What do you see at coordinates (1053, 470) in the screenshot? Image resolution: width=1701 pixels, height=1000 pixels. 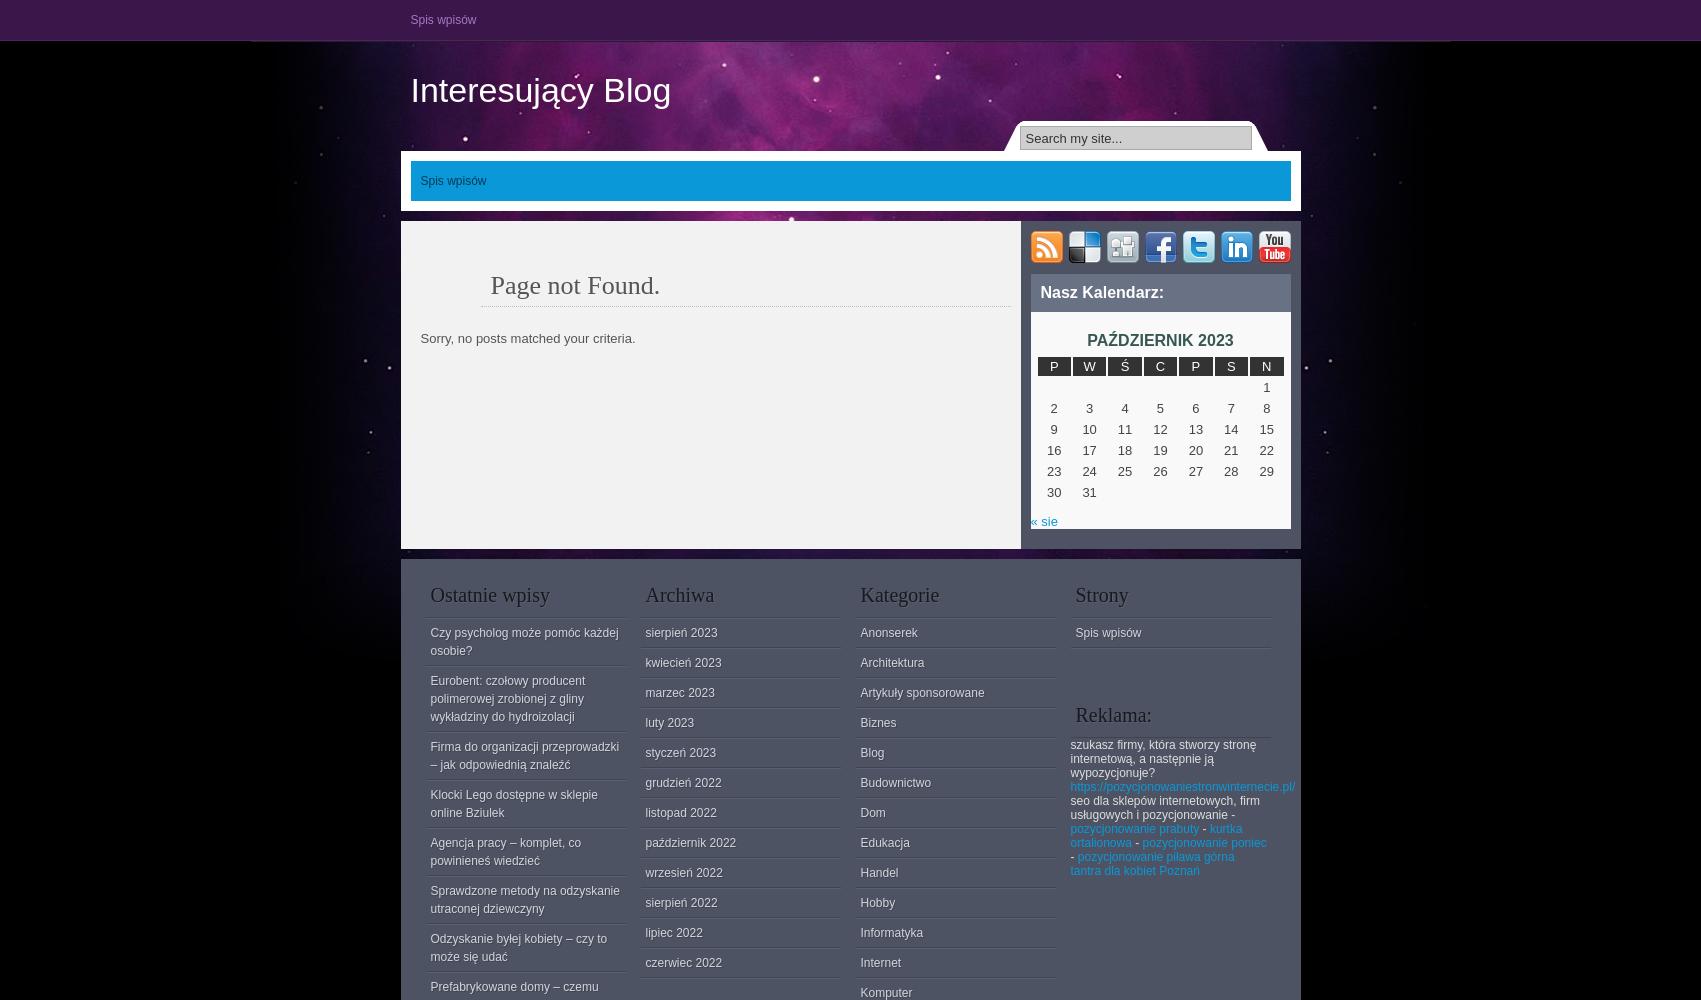 I see `'23'` at bounding box center [1053, 470].